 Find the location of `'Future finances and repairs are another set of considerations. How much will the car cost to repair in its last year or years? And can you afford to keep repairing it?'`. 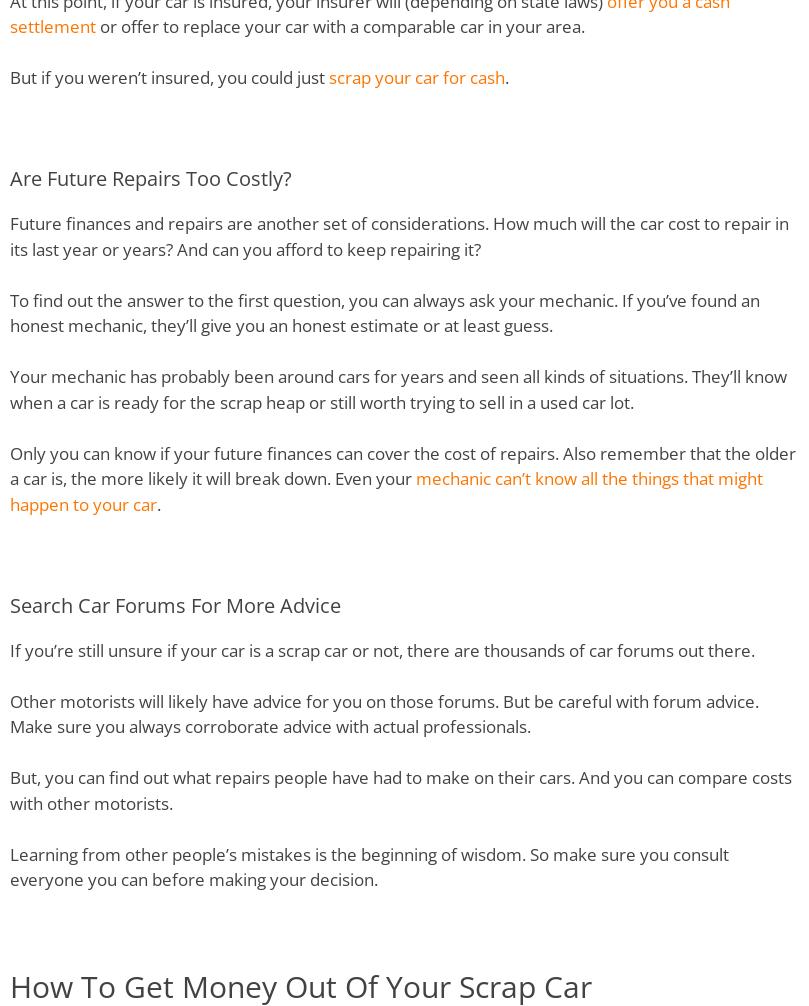

'Future finances and repairs are another set of considerations. How much will the car cost to repair in its last year or years? And can you afford to keep repairing it?' is located at coordinates (399, 236).